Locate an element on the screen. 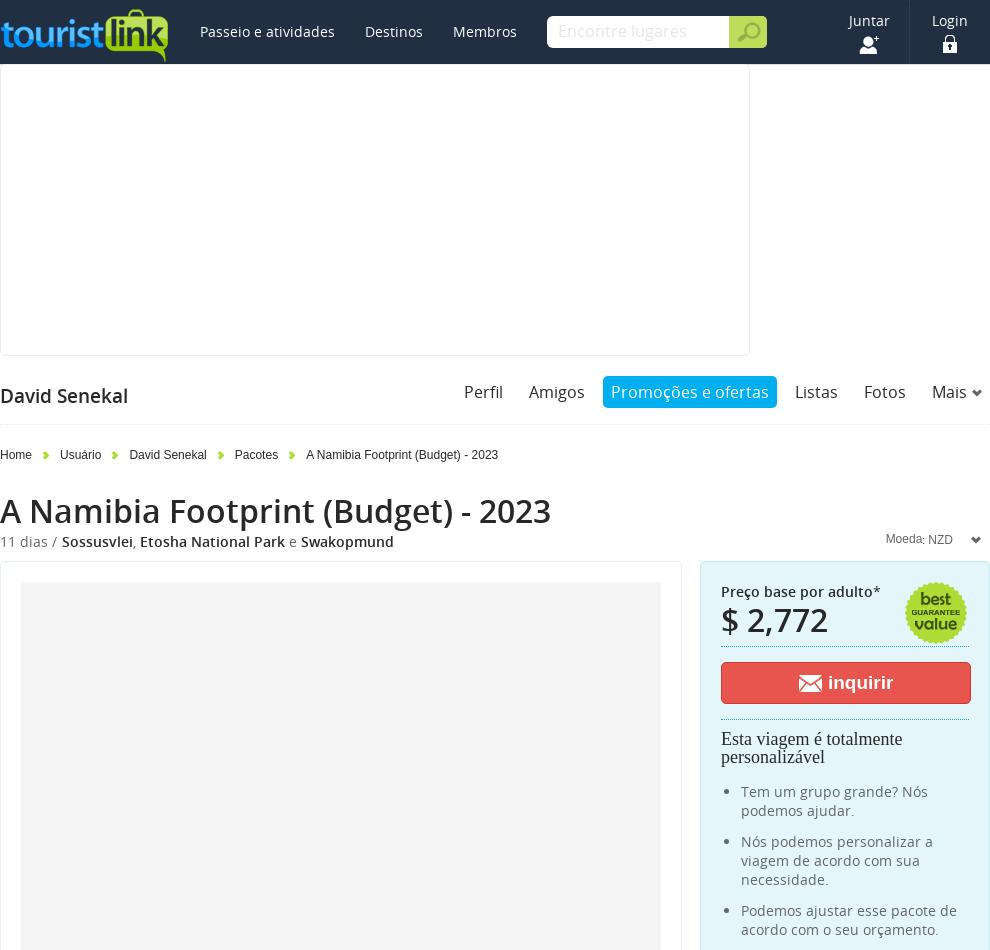 Image resolution: width=990 pixels, height=950 pixels. 'Promoções e ofertas' is located at coordinates (610, 390).